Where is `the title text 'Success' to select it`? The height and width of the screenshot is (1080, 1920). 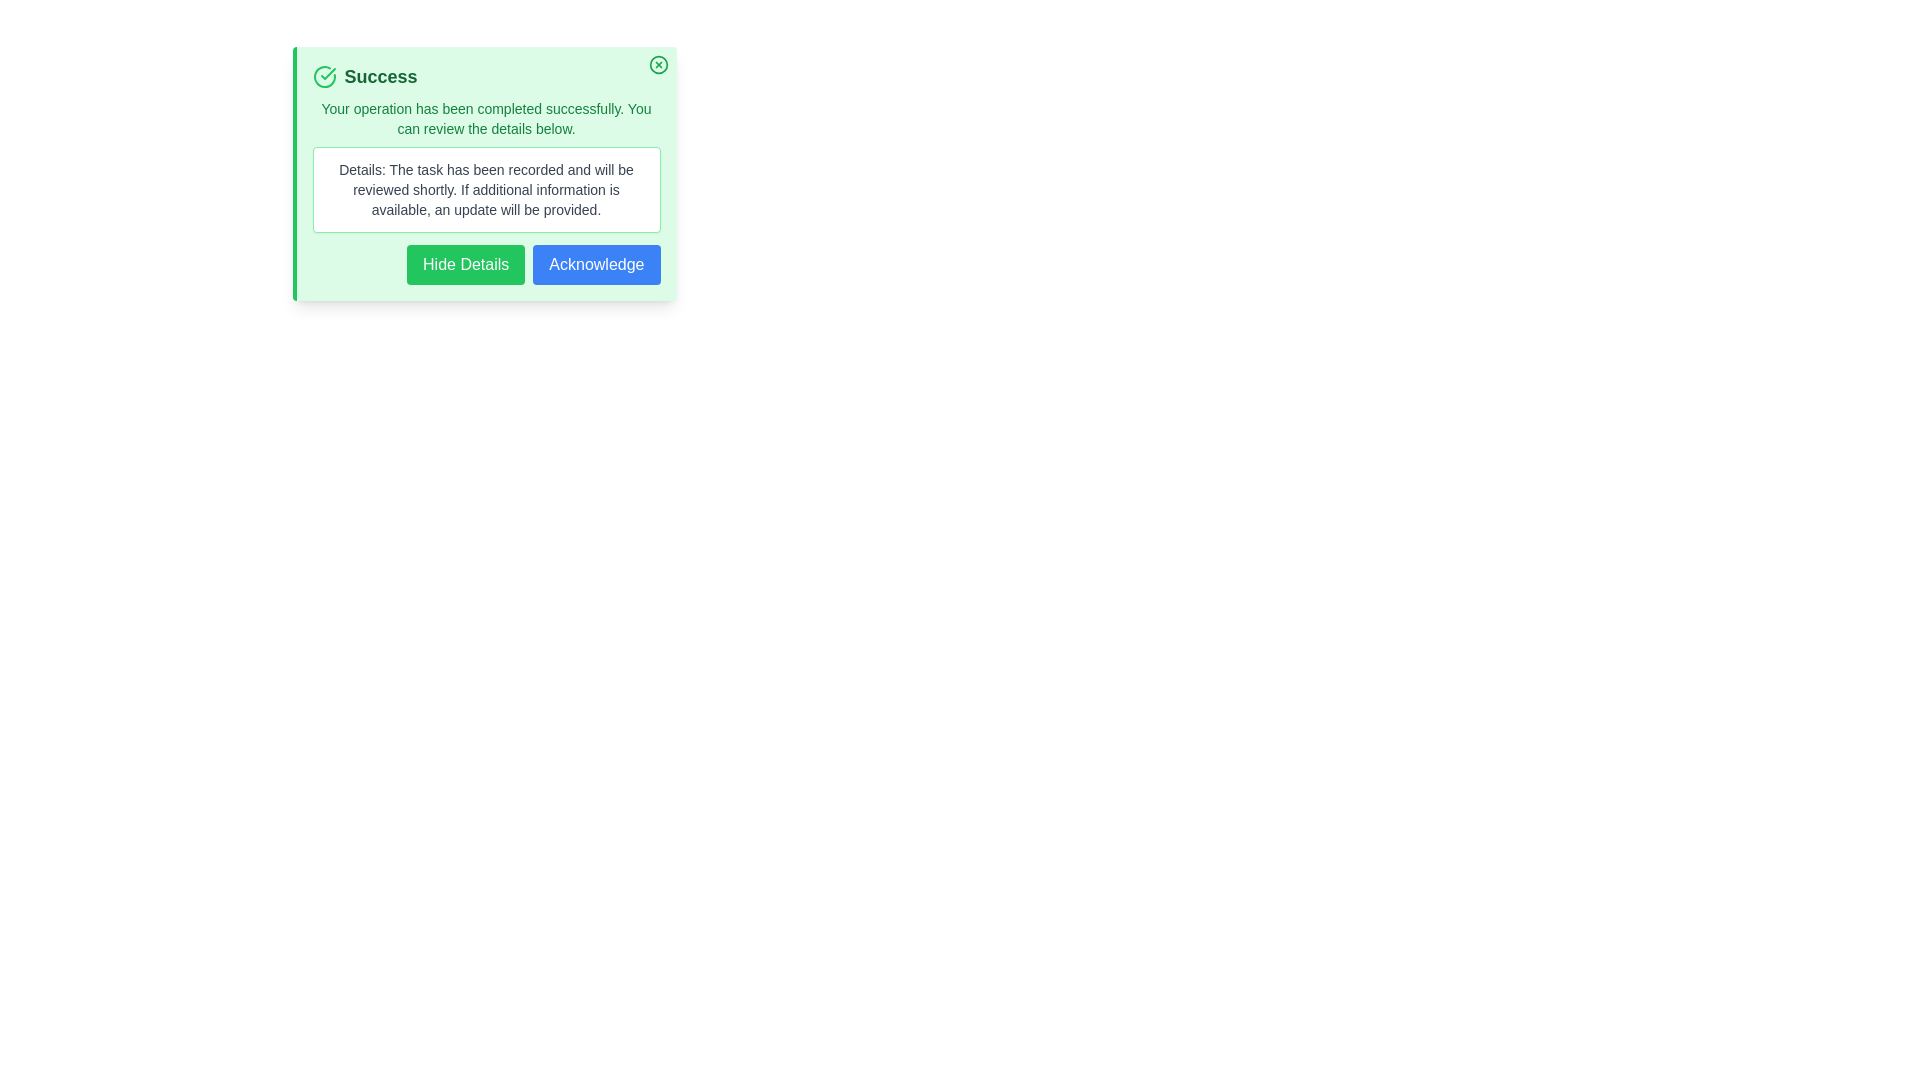
the title text 'Success' to select it is located at coordinates (486, 76).